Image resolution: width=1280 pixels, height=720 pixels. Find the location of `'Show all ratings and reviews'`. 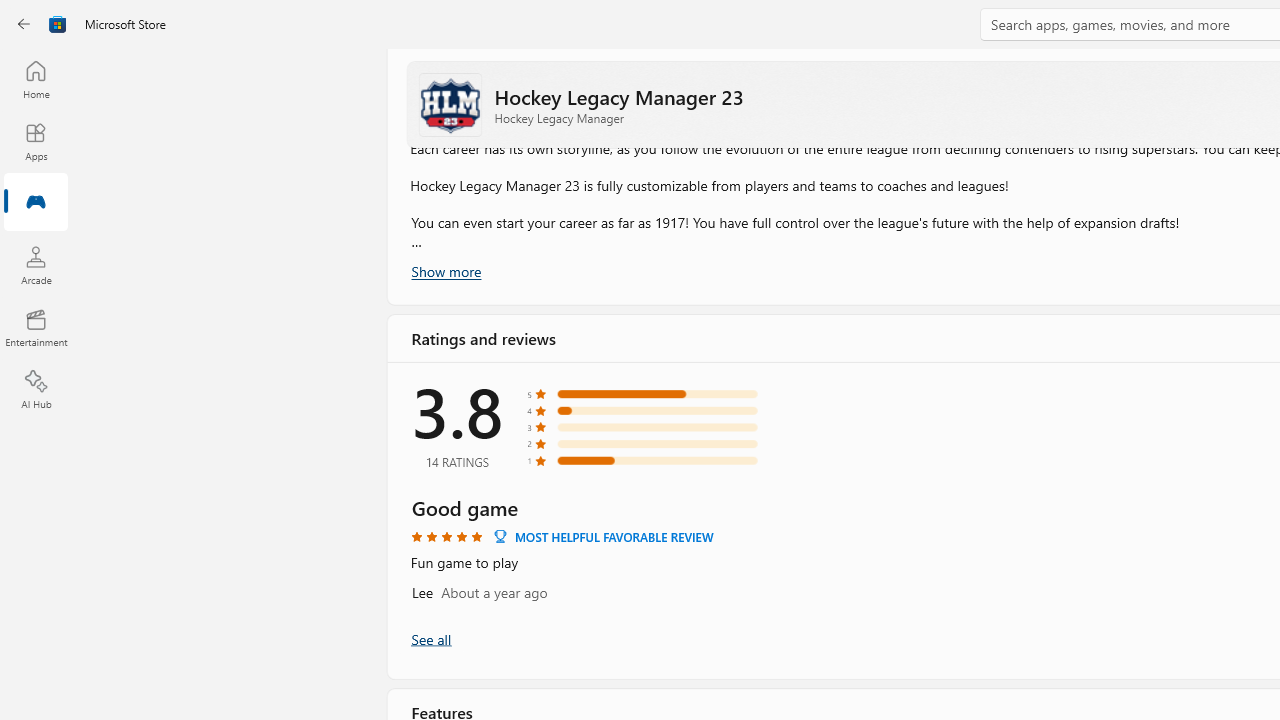

'Show all ratings and reviews' is located at coordinates (429, 638).